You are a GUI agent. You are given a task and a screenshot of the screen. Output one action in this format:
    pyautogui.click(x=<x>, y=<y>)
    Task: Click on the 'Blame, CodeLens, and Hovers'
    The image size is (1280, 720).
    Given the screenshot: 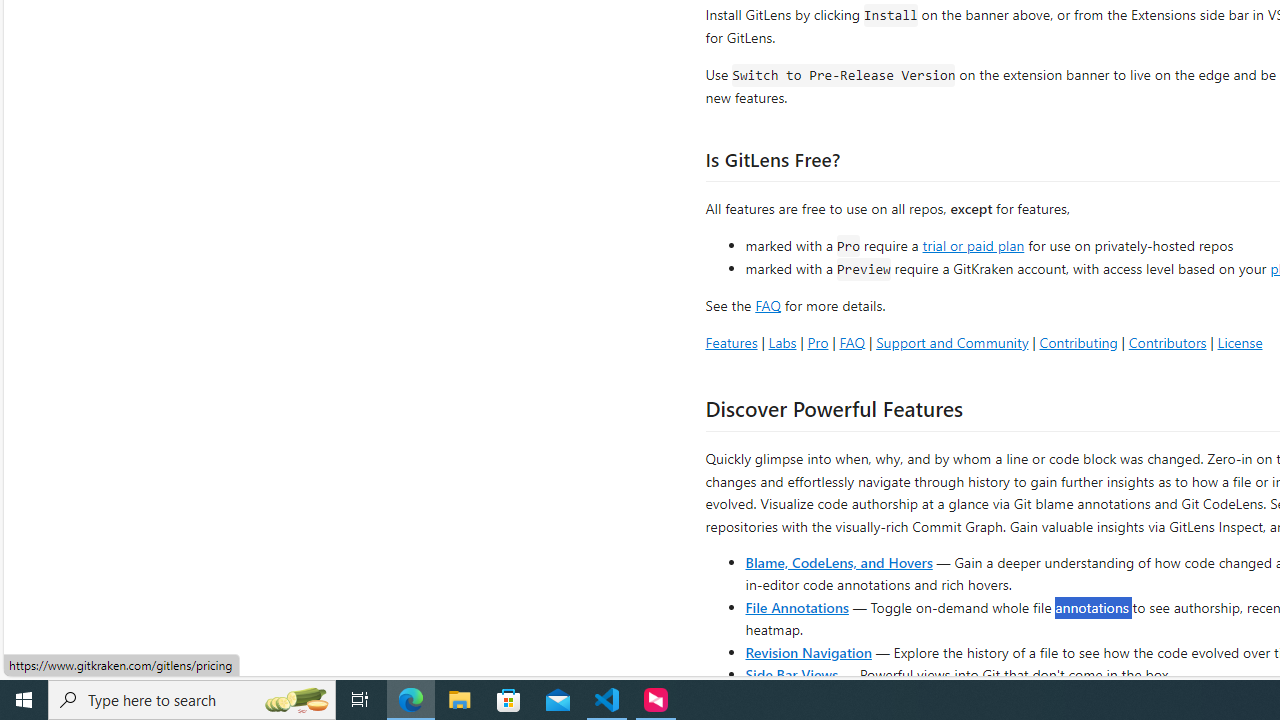 What is the action you would take?
    pyautogui.click(x=839, y=561)
    